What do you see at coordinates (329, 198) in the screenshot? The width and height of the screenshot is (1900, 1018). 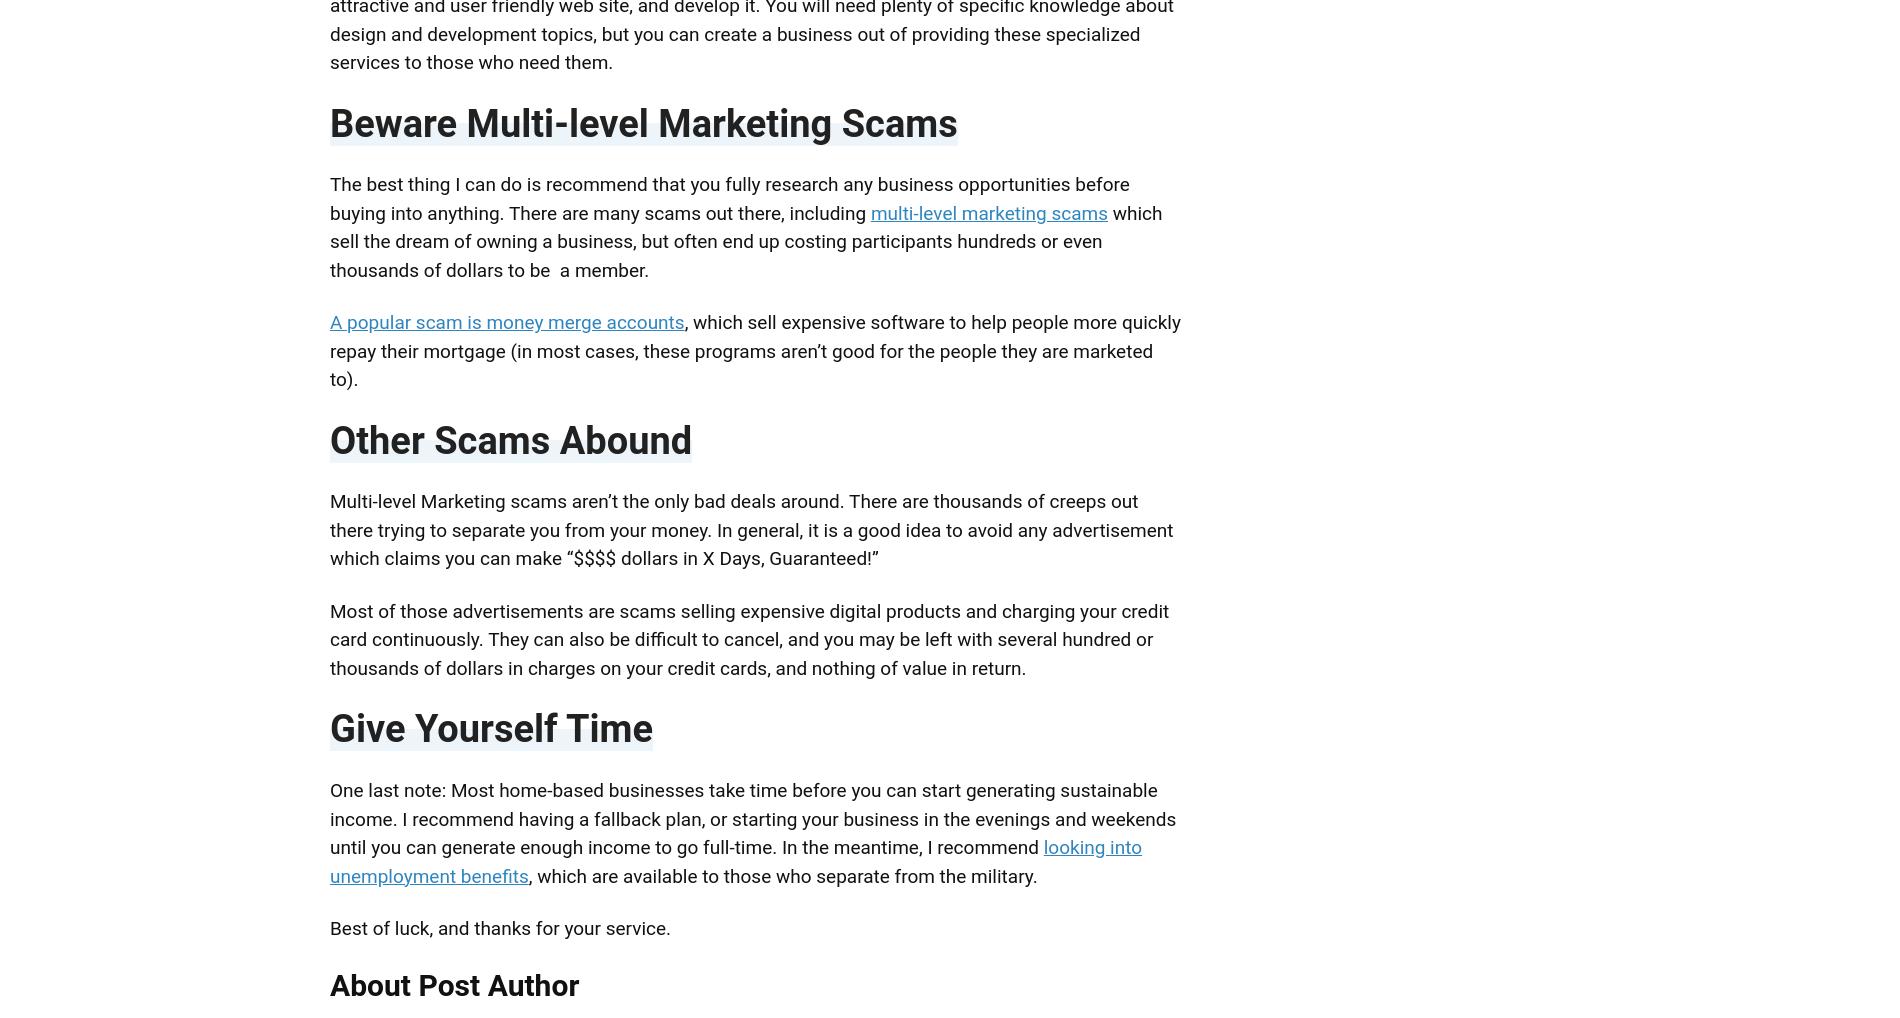 I see `'The best thing I can do is recommend that you fully research any business opportunities before buying into anything. There are many scams out there, including'` at bounding box center [329, 198].